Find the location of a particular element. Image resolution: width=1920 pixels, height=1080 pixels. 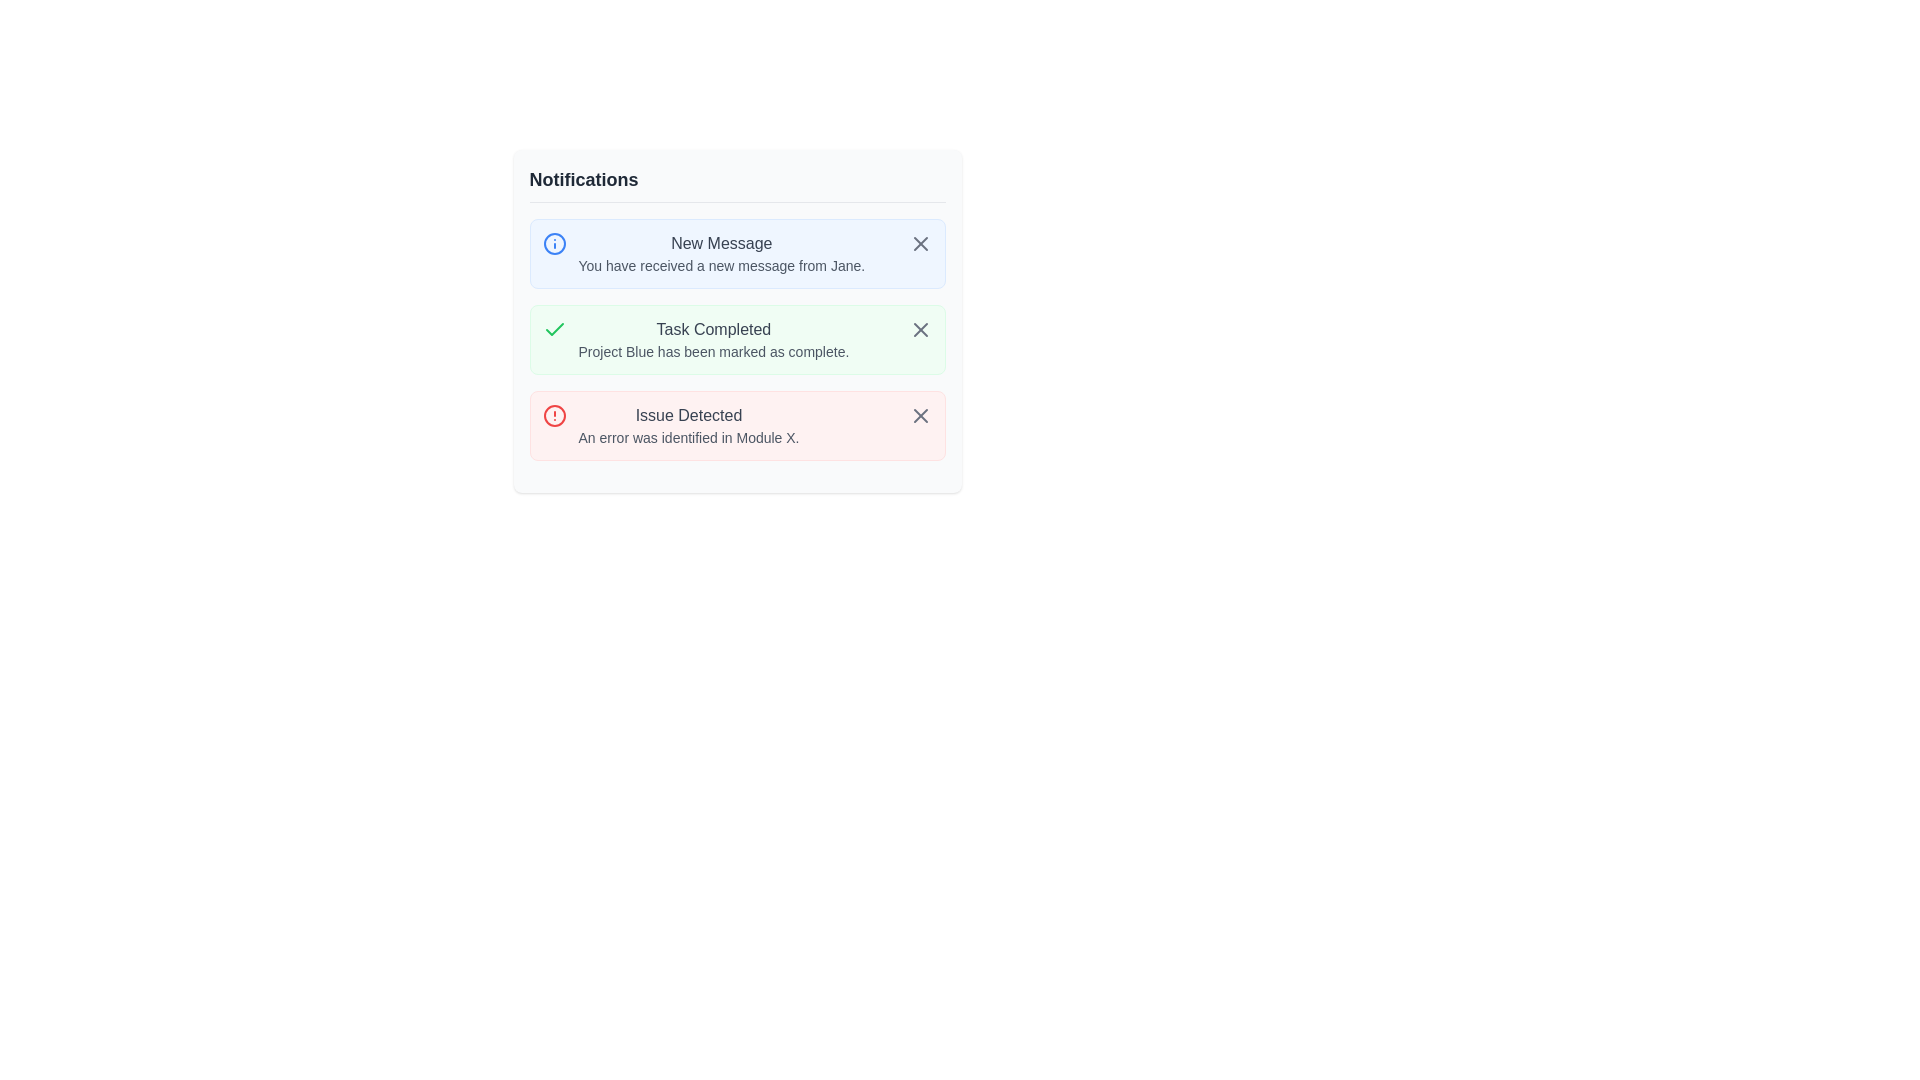

the task completion icon located in the second notification with a green background and the text 'Task Completed' is located at coordinates (554, 329).